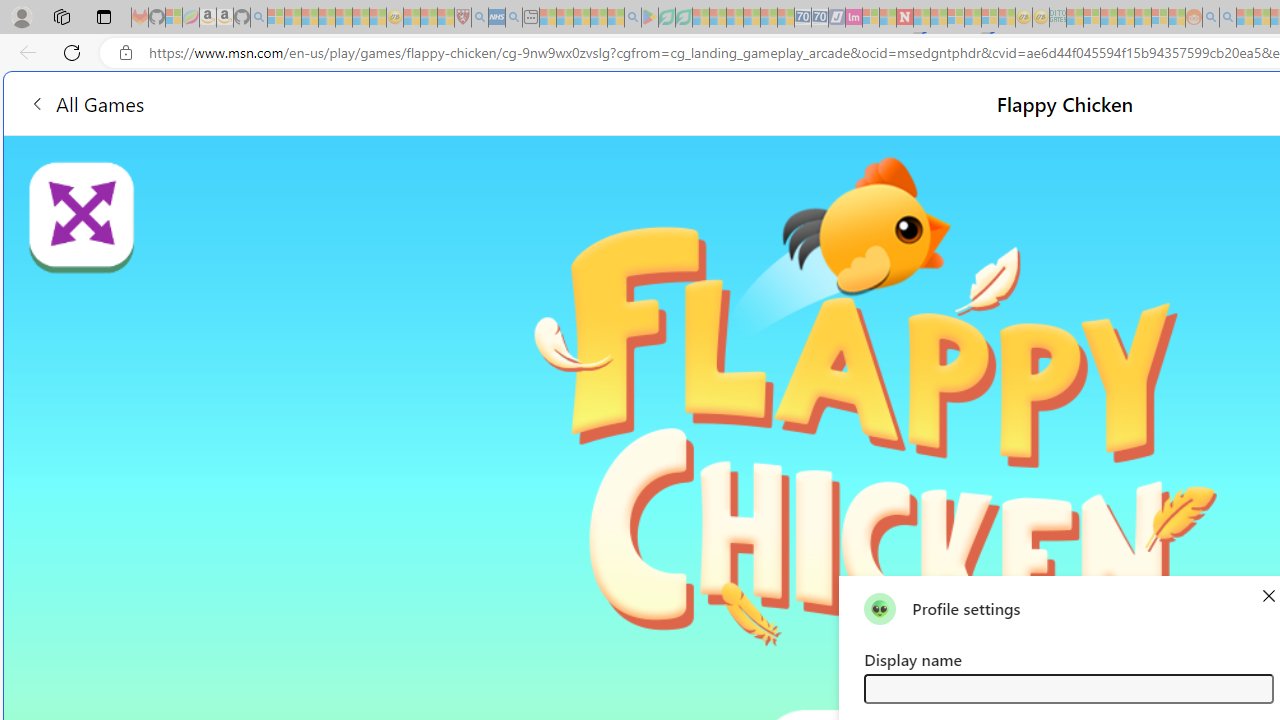 The image size is (1280, 720). I want to click on 'New Report Confirms 2023 Was Record Hot | Watch - Sleeping', so click(343, 17).